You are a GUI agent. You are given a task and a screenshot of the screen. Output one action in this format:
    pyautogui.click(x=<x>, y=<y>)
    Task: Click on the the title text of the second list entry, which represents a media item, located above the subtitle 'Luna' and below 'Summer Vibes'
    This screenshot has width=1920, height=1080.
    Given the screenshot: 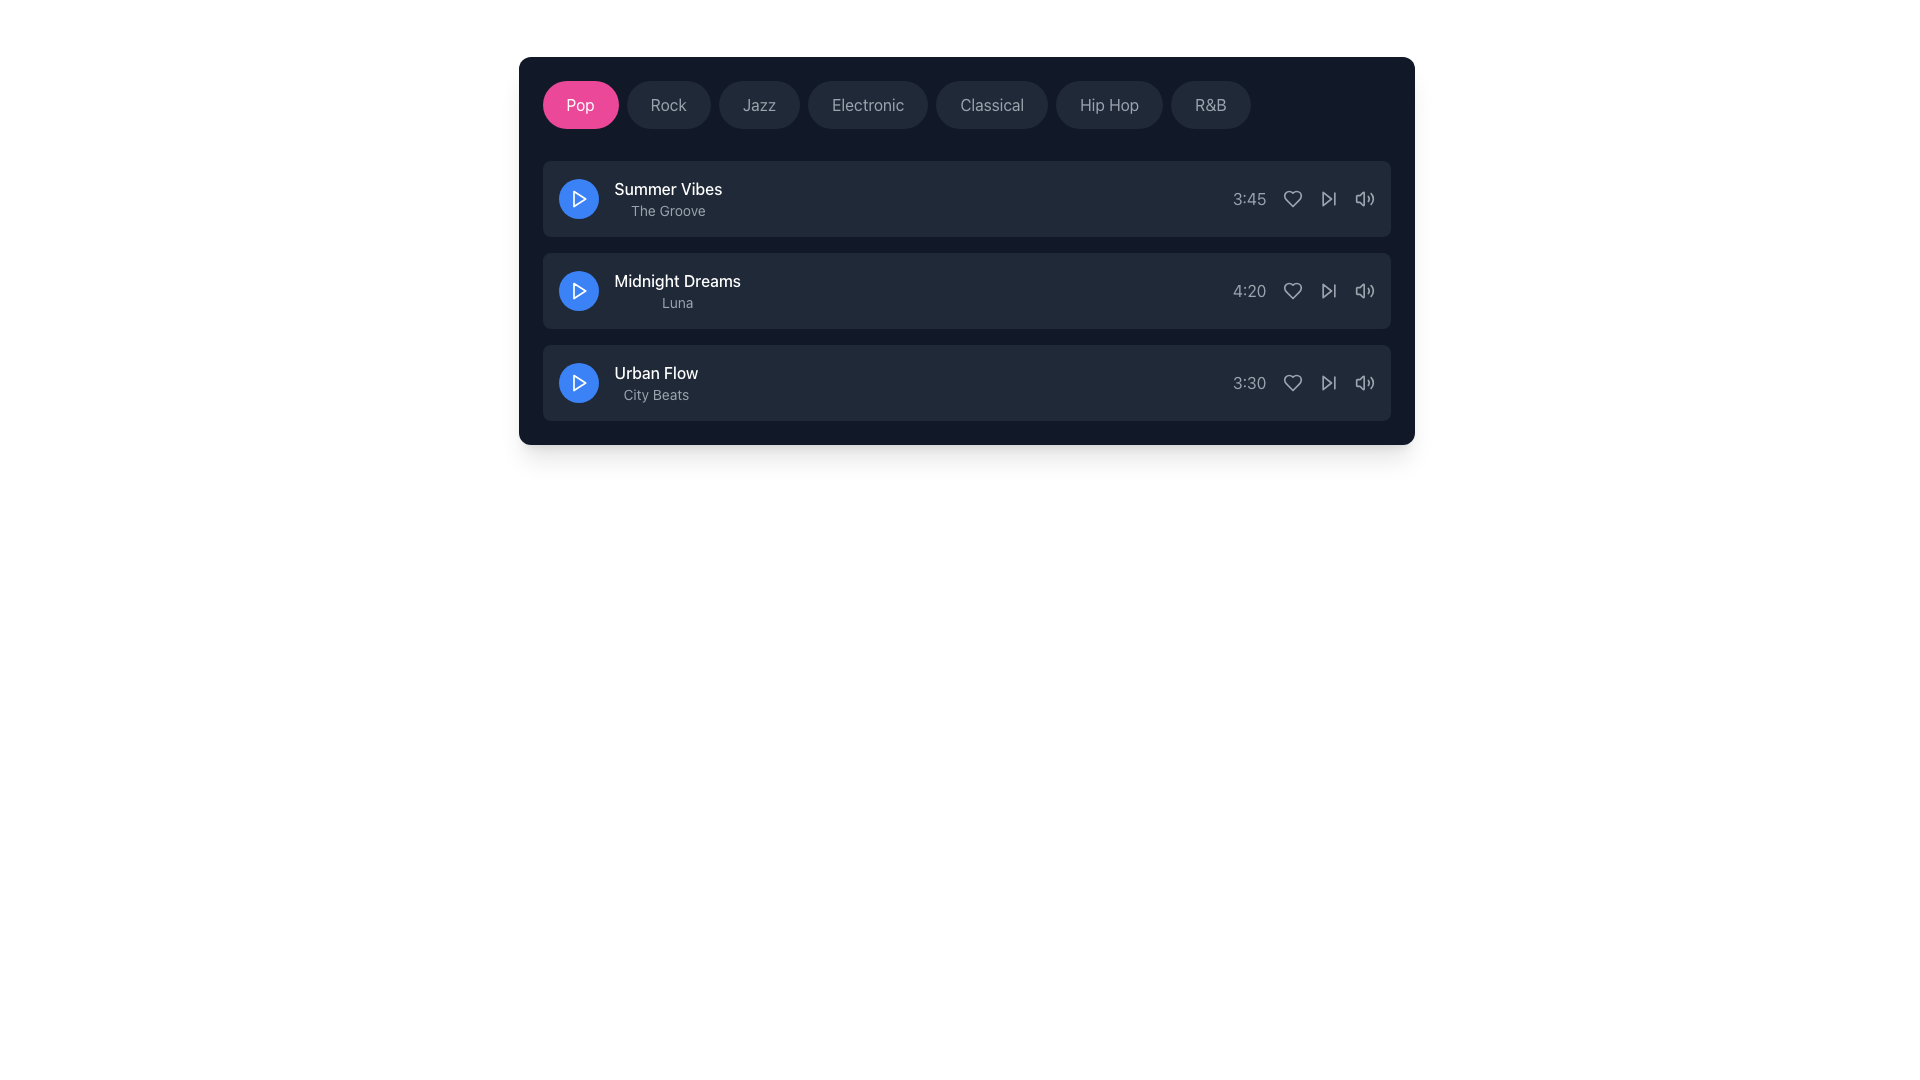 What is the action you would take?
    pyautogui.click(x=677, y=281)
    